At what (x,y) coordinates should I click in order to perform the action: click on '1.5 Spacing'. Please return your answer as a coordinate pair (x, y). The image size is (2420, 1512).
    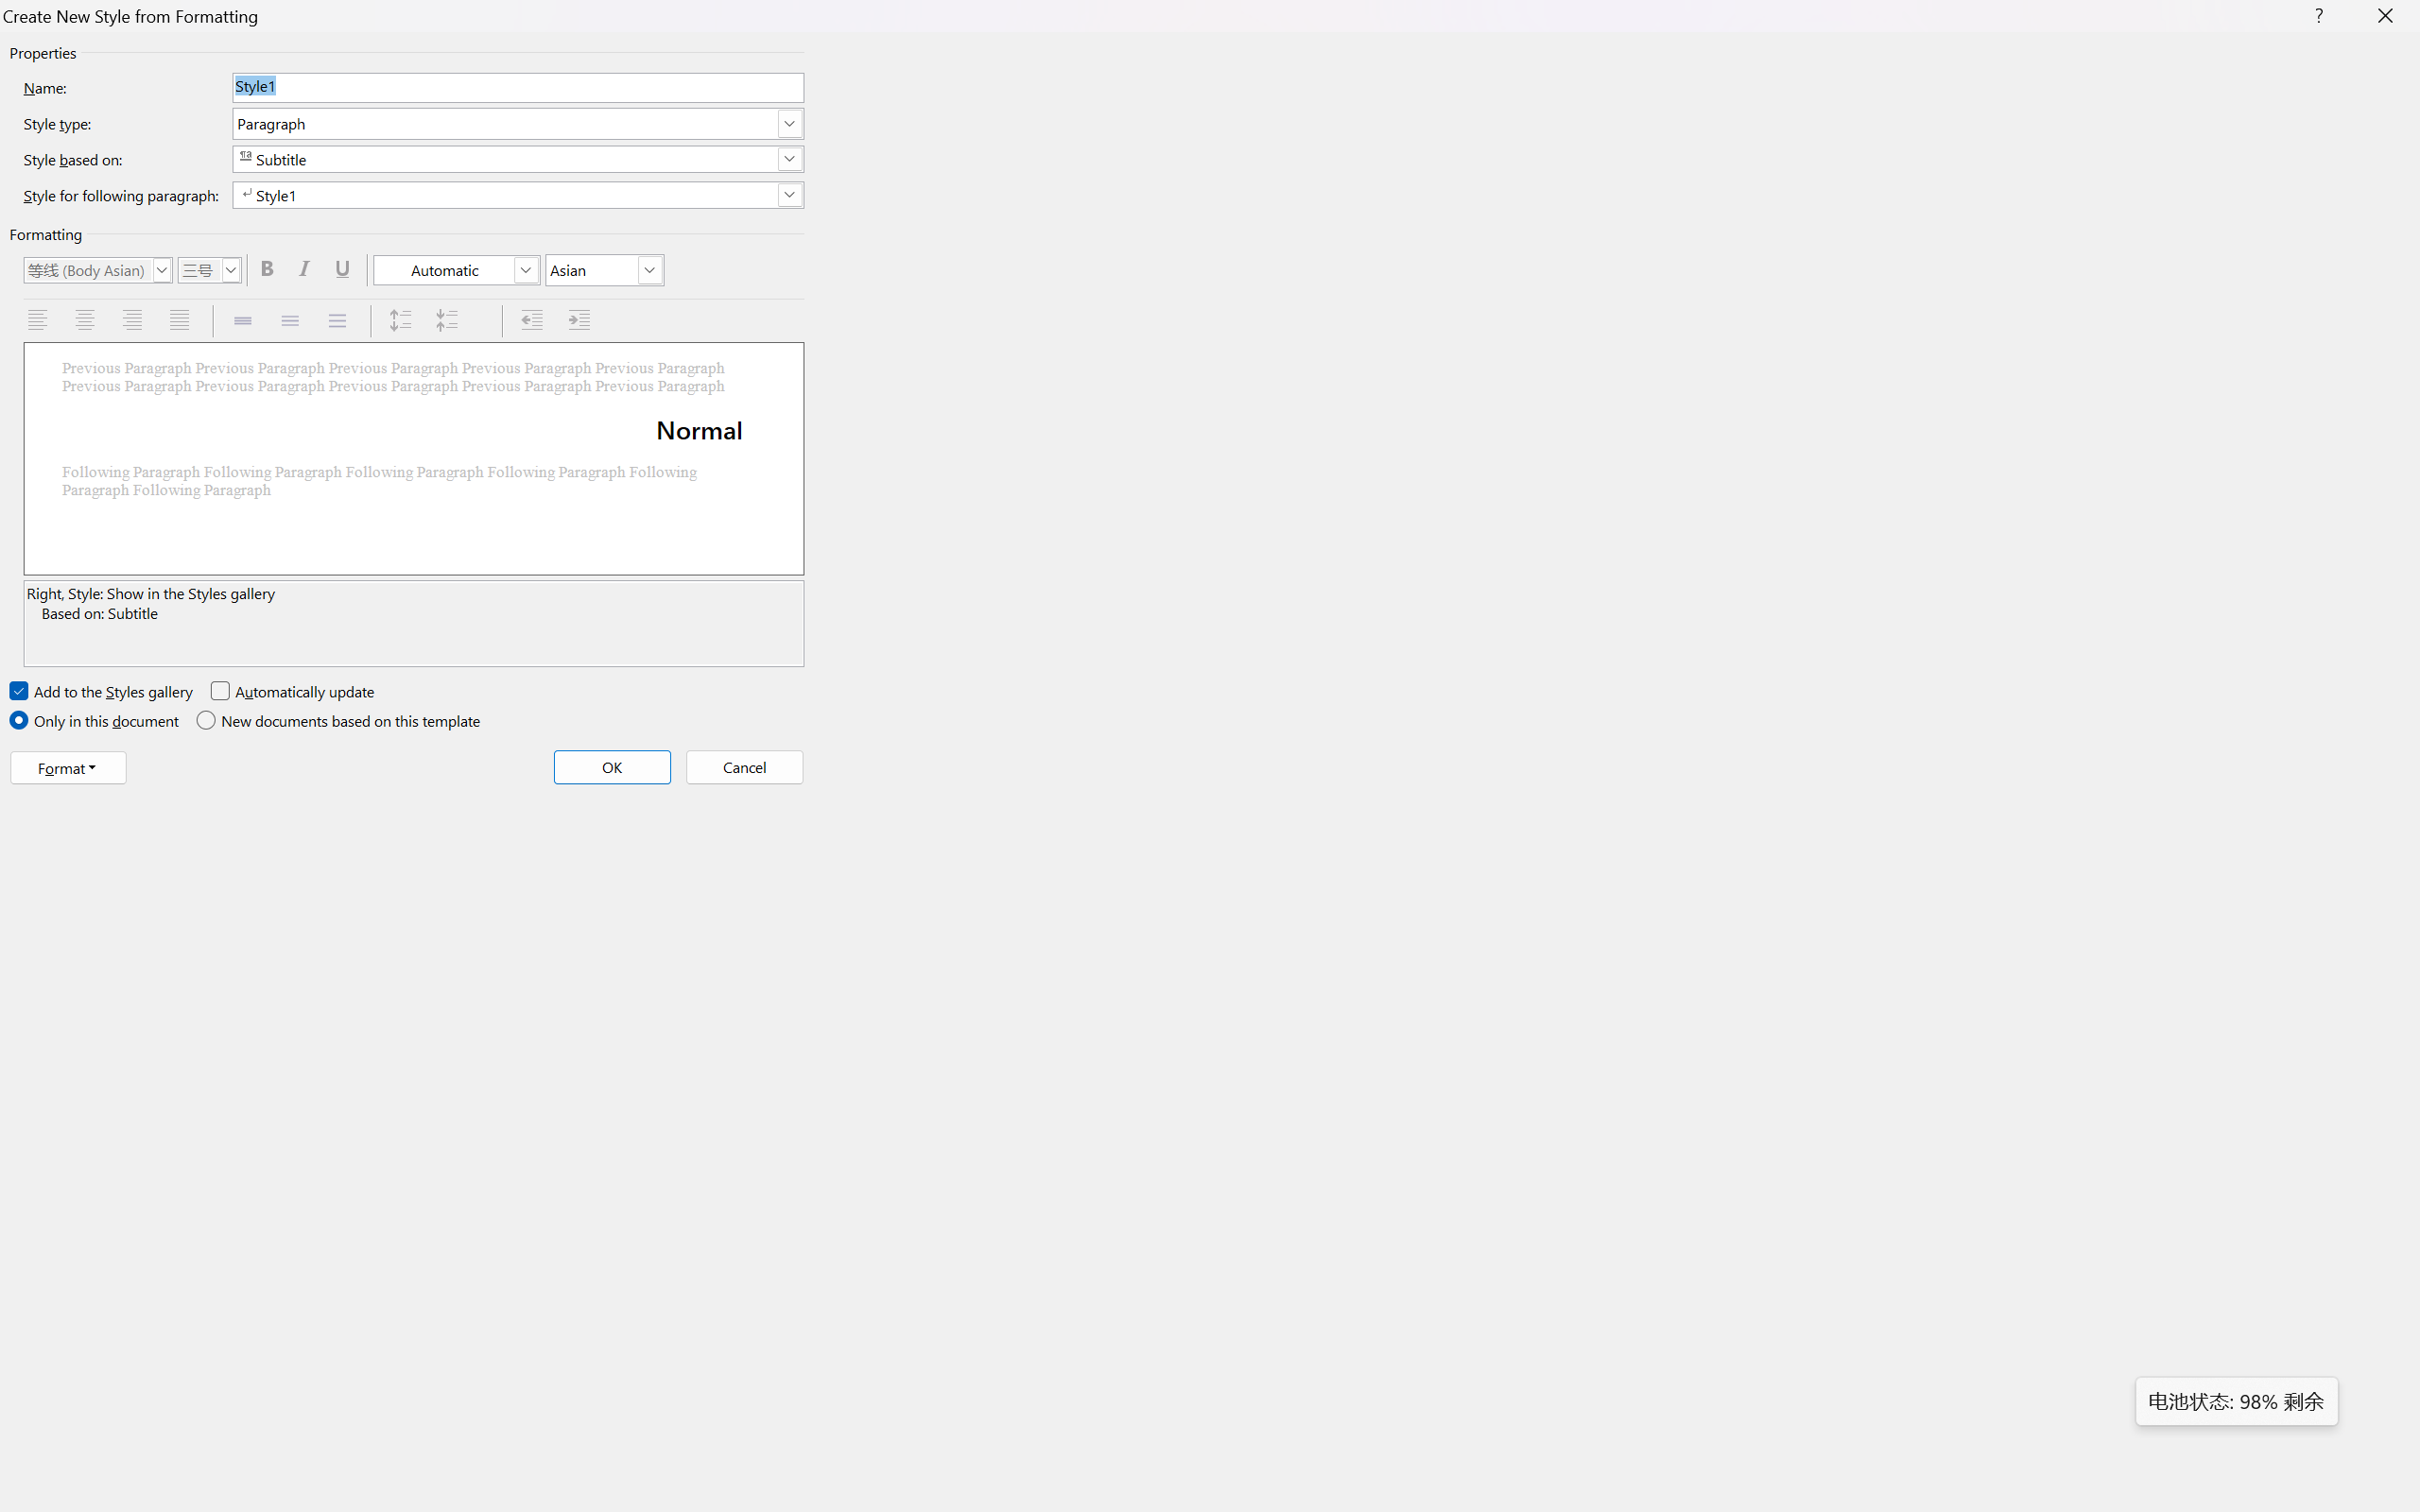
    Looking at the image, I should click on (291, 320).